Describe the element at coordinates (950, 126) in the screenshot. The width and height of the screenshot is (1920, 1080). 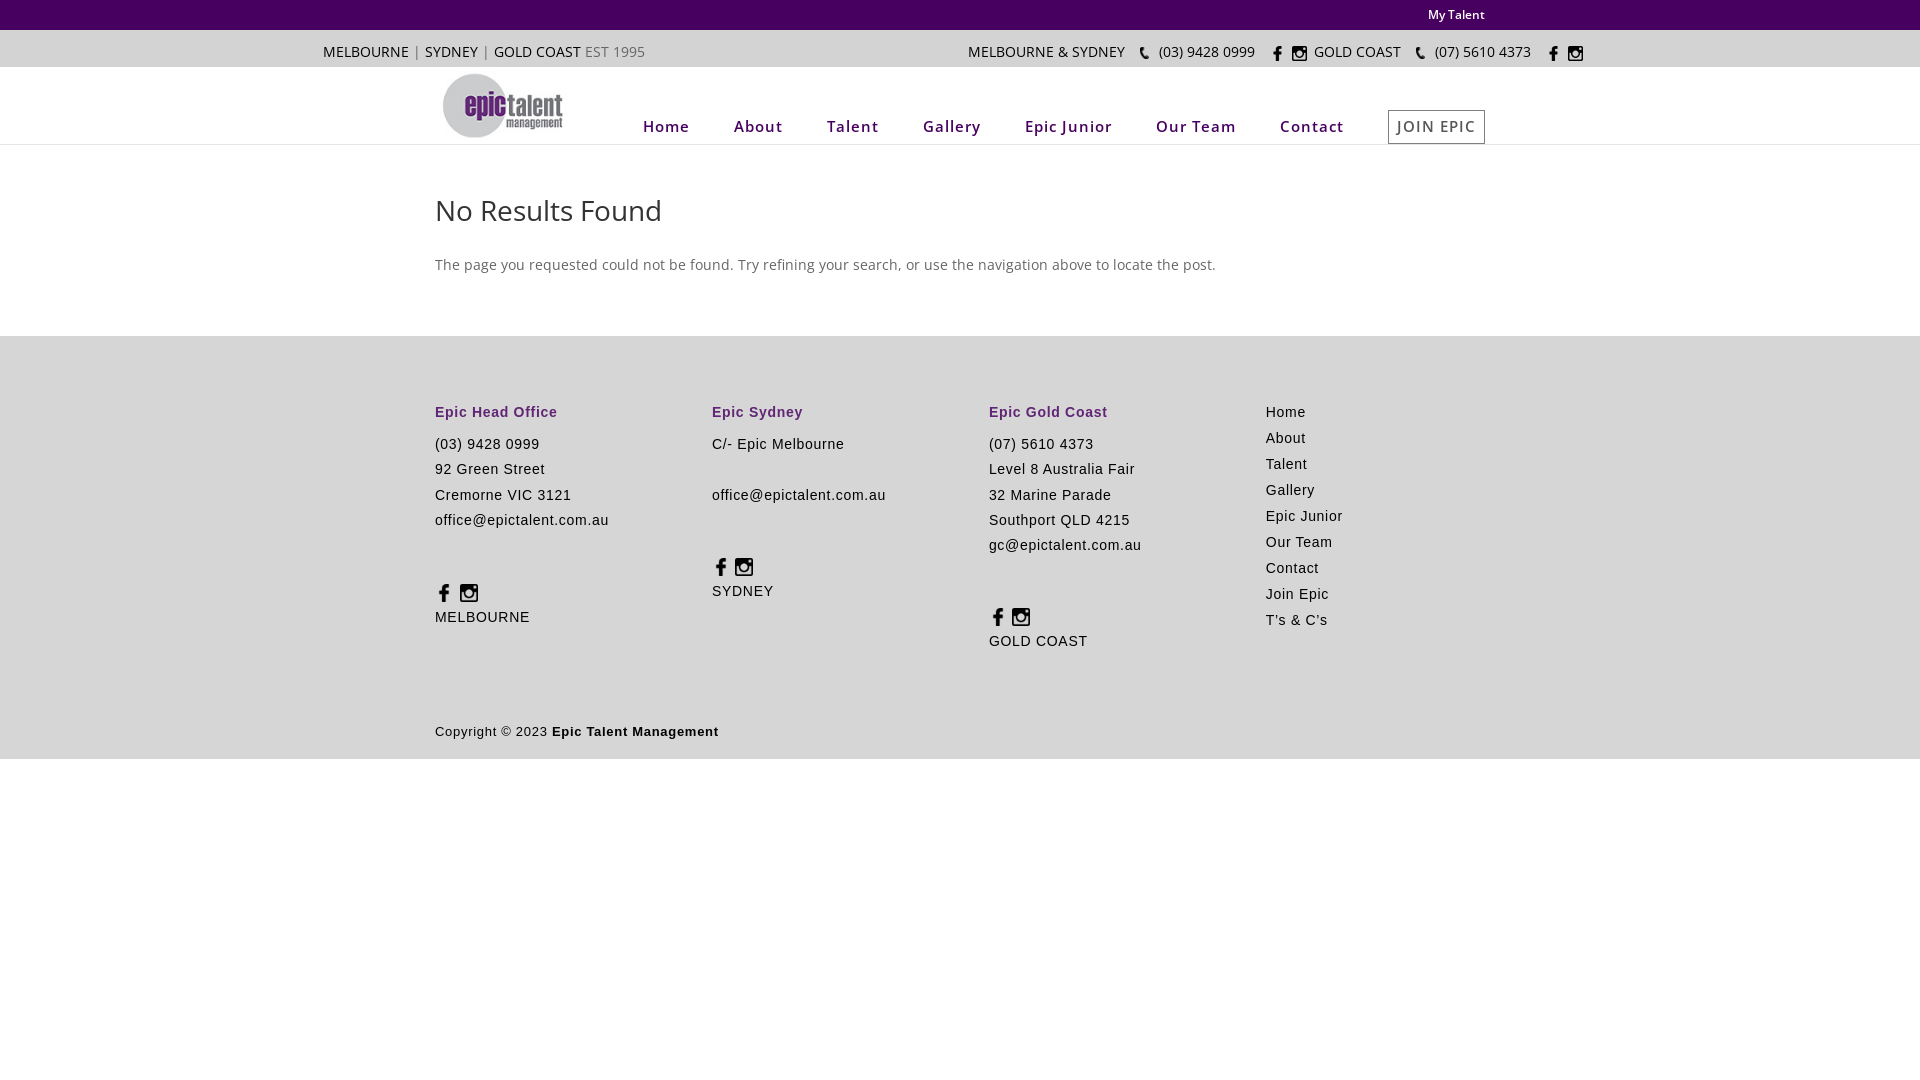
I see `'Gallery'` at that location.